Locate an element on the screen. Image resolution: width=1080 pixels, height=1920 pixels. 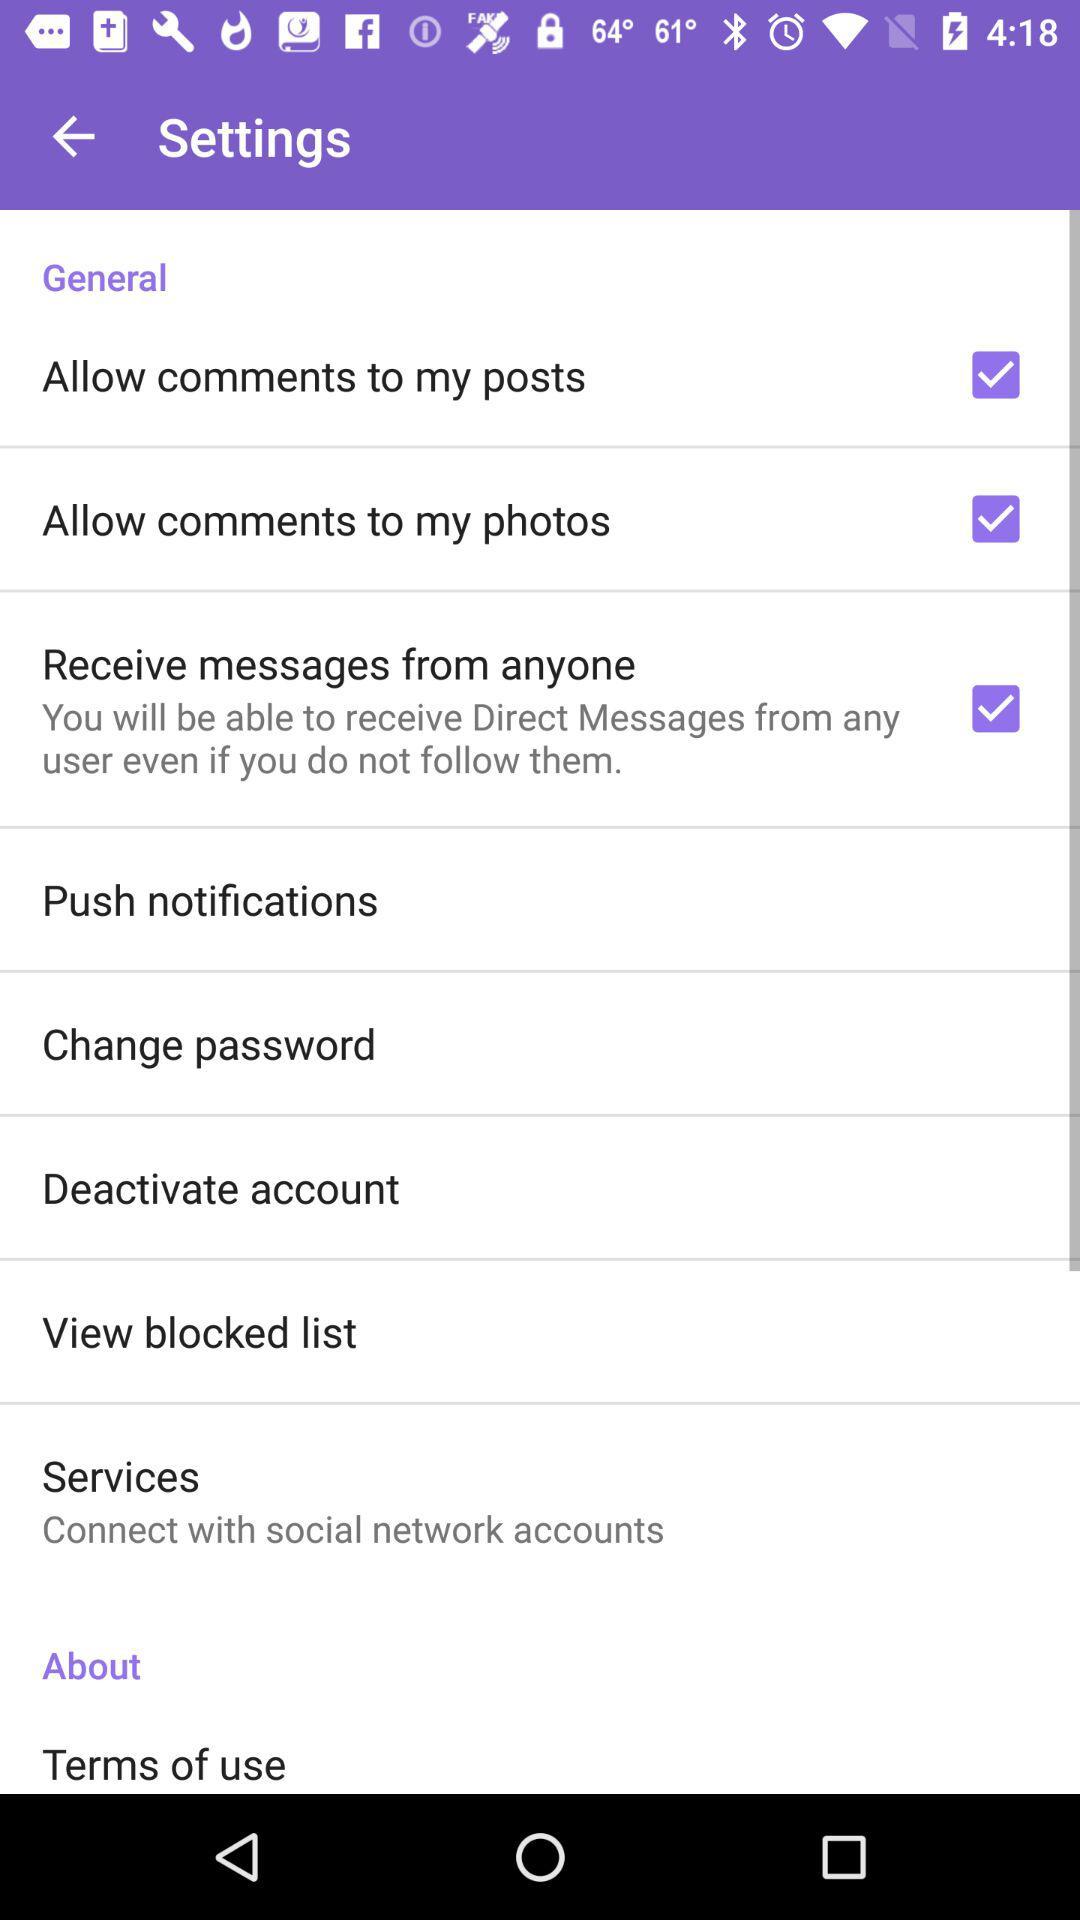
the item below the change password icon is located at coordinates (220, 1187).